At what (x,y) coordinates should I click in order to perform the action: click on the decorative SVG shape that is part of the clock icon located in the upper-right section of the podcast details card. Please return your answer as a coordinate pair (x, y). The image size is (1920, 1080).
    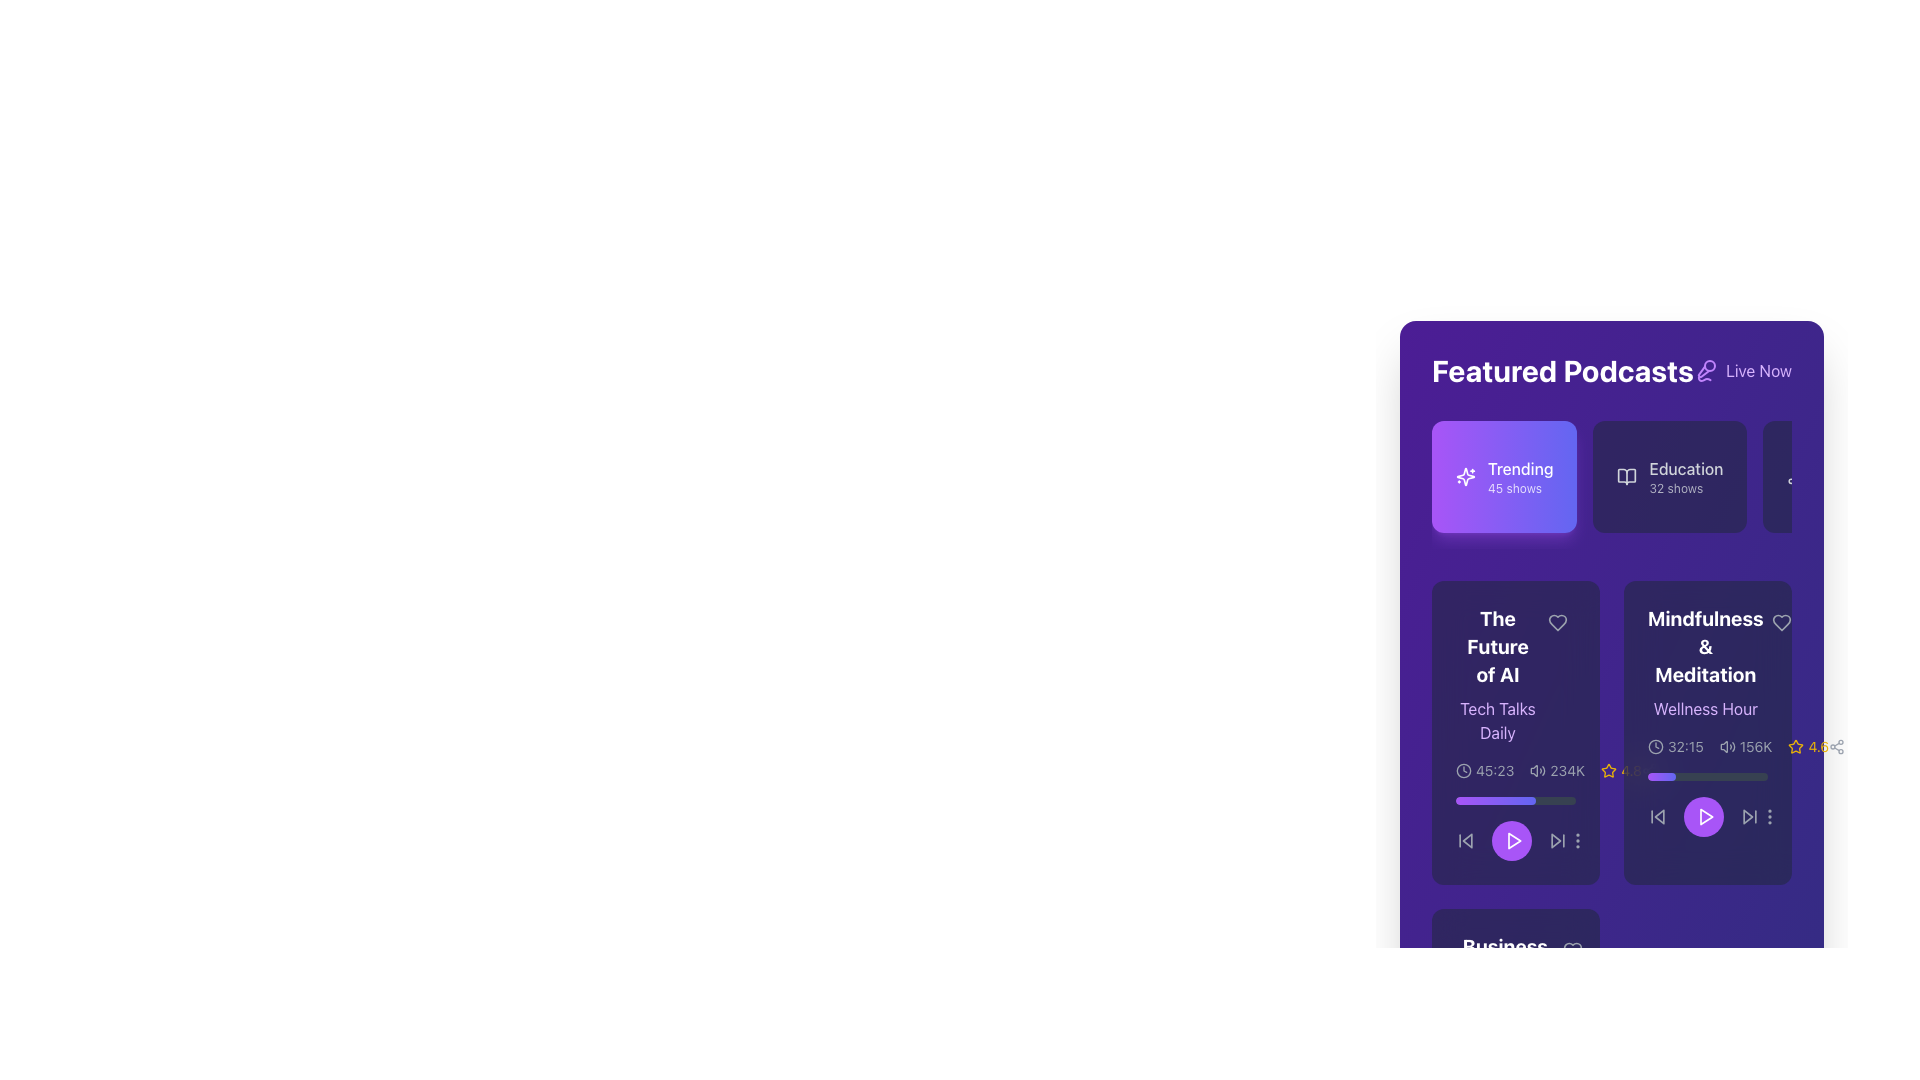
    Looking at the image, I should click on (1656, 747).